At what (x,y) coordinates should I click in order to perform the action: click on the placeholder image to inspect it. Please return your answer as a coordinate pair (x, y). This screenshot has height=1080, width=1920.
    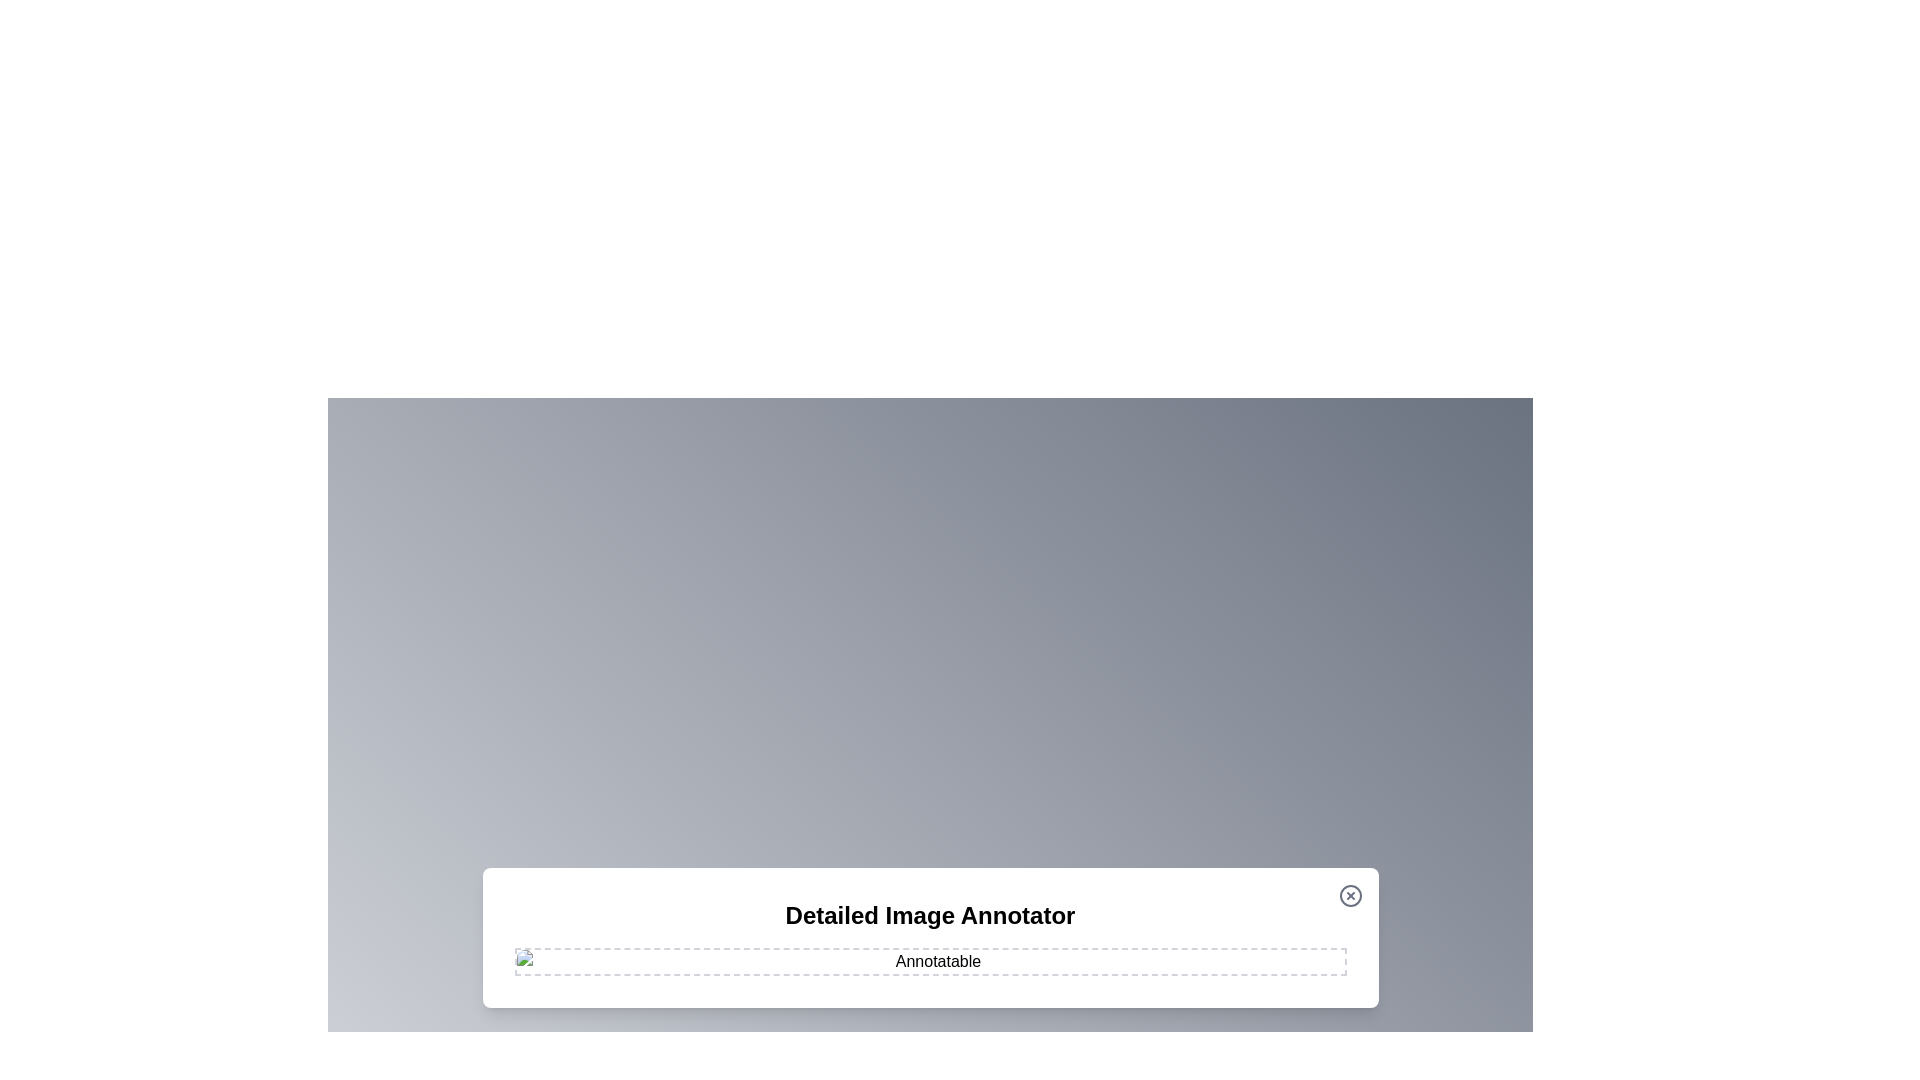
    Looking at the image, I should click on (929, 960).